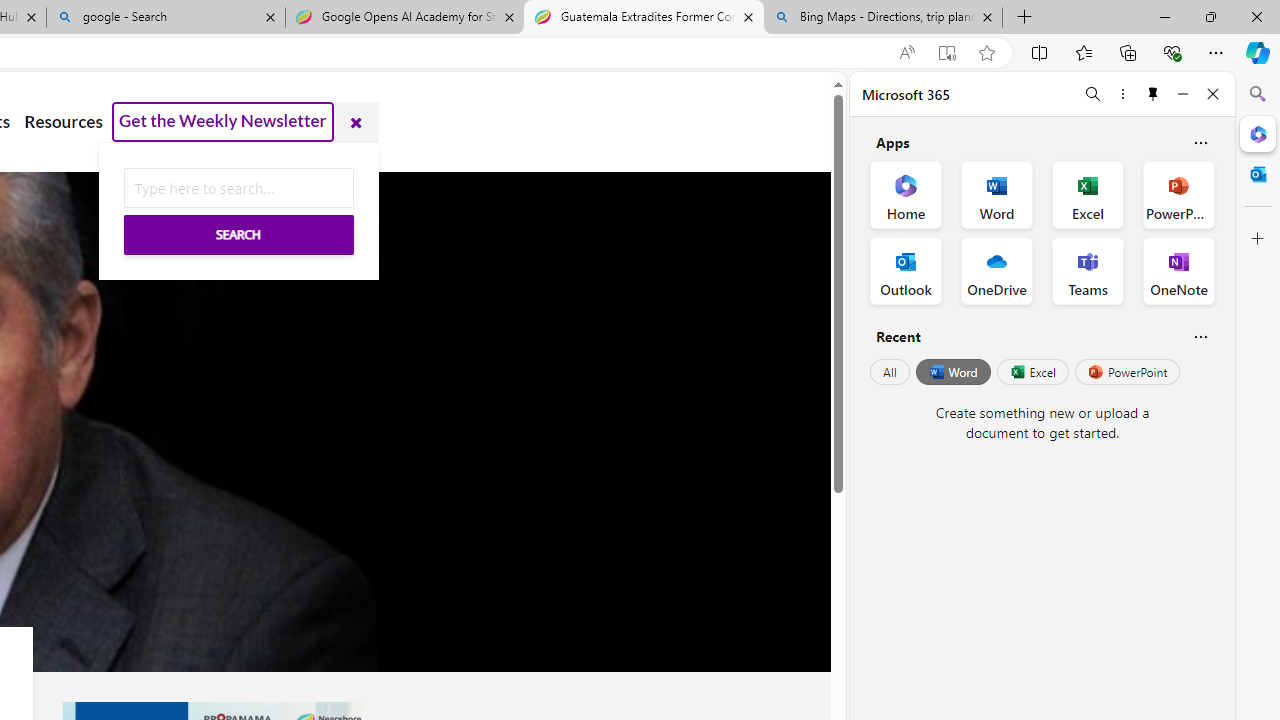 This screenshot has width=1280, height=720. What do you see at coordinates (403, 17) in the screenshot?
I see `'Google Opens AI Academy for Startups - Nearshore Americas'` at bounding box center [403, 17].